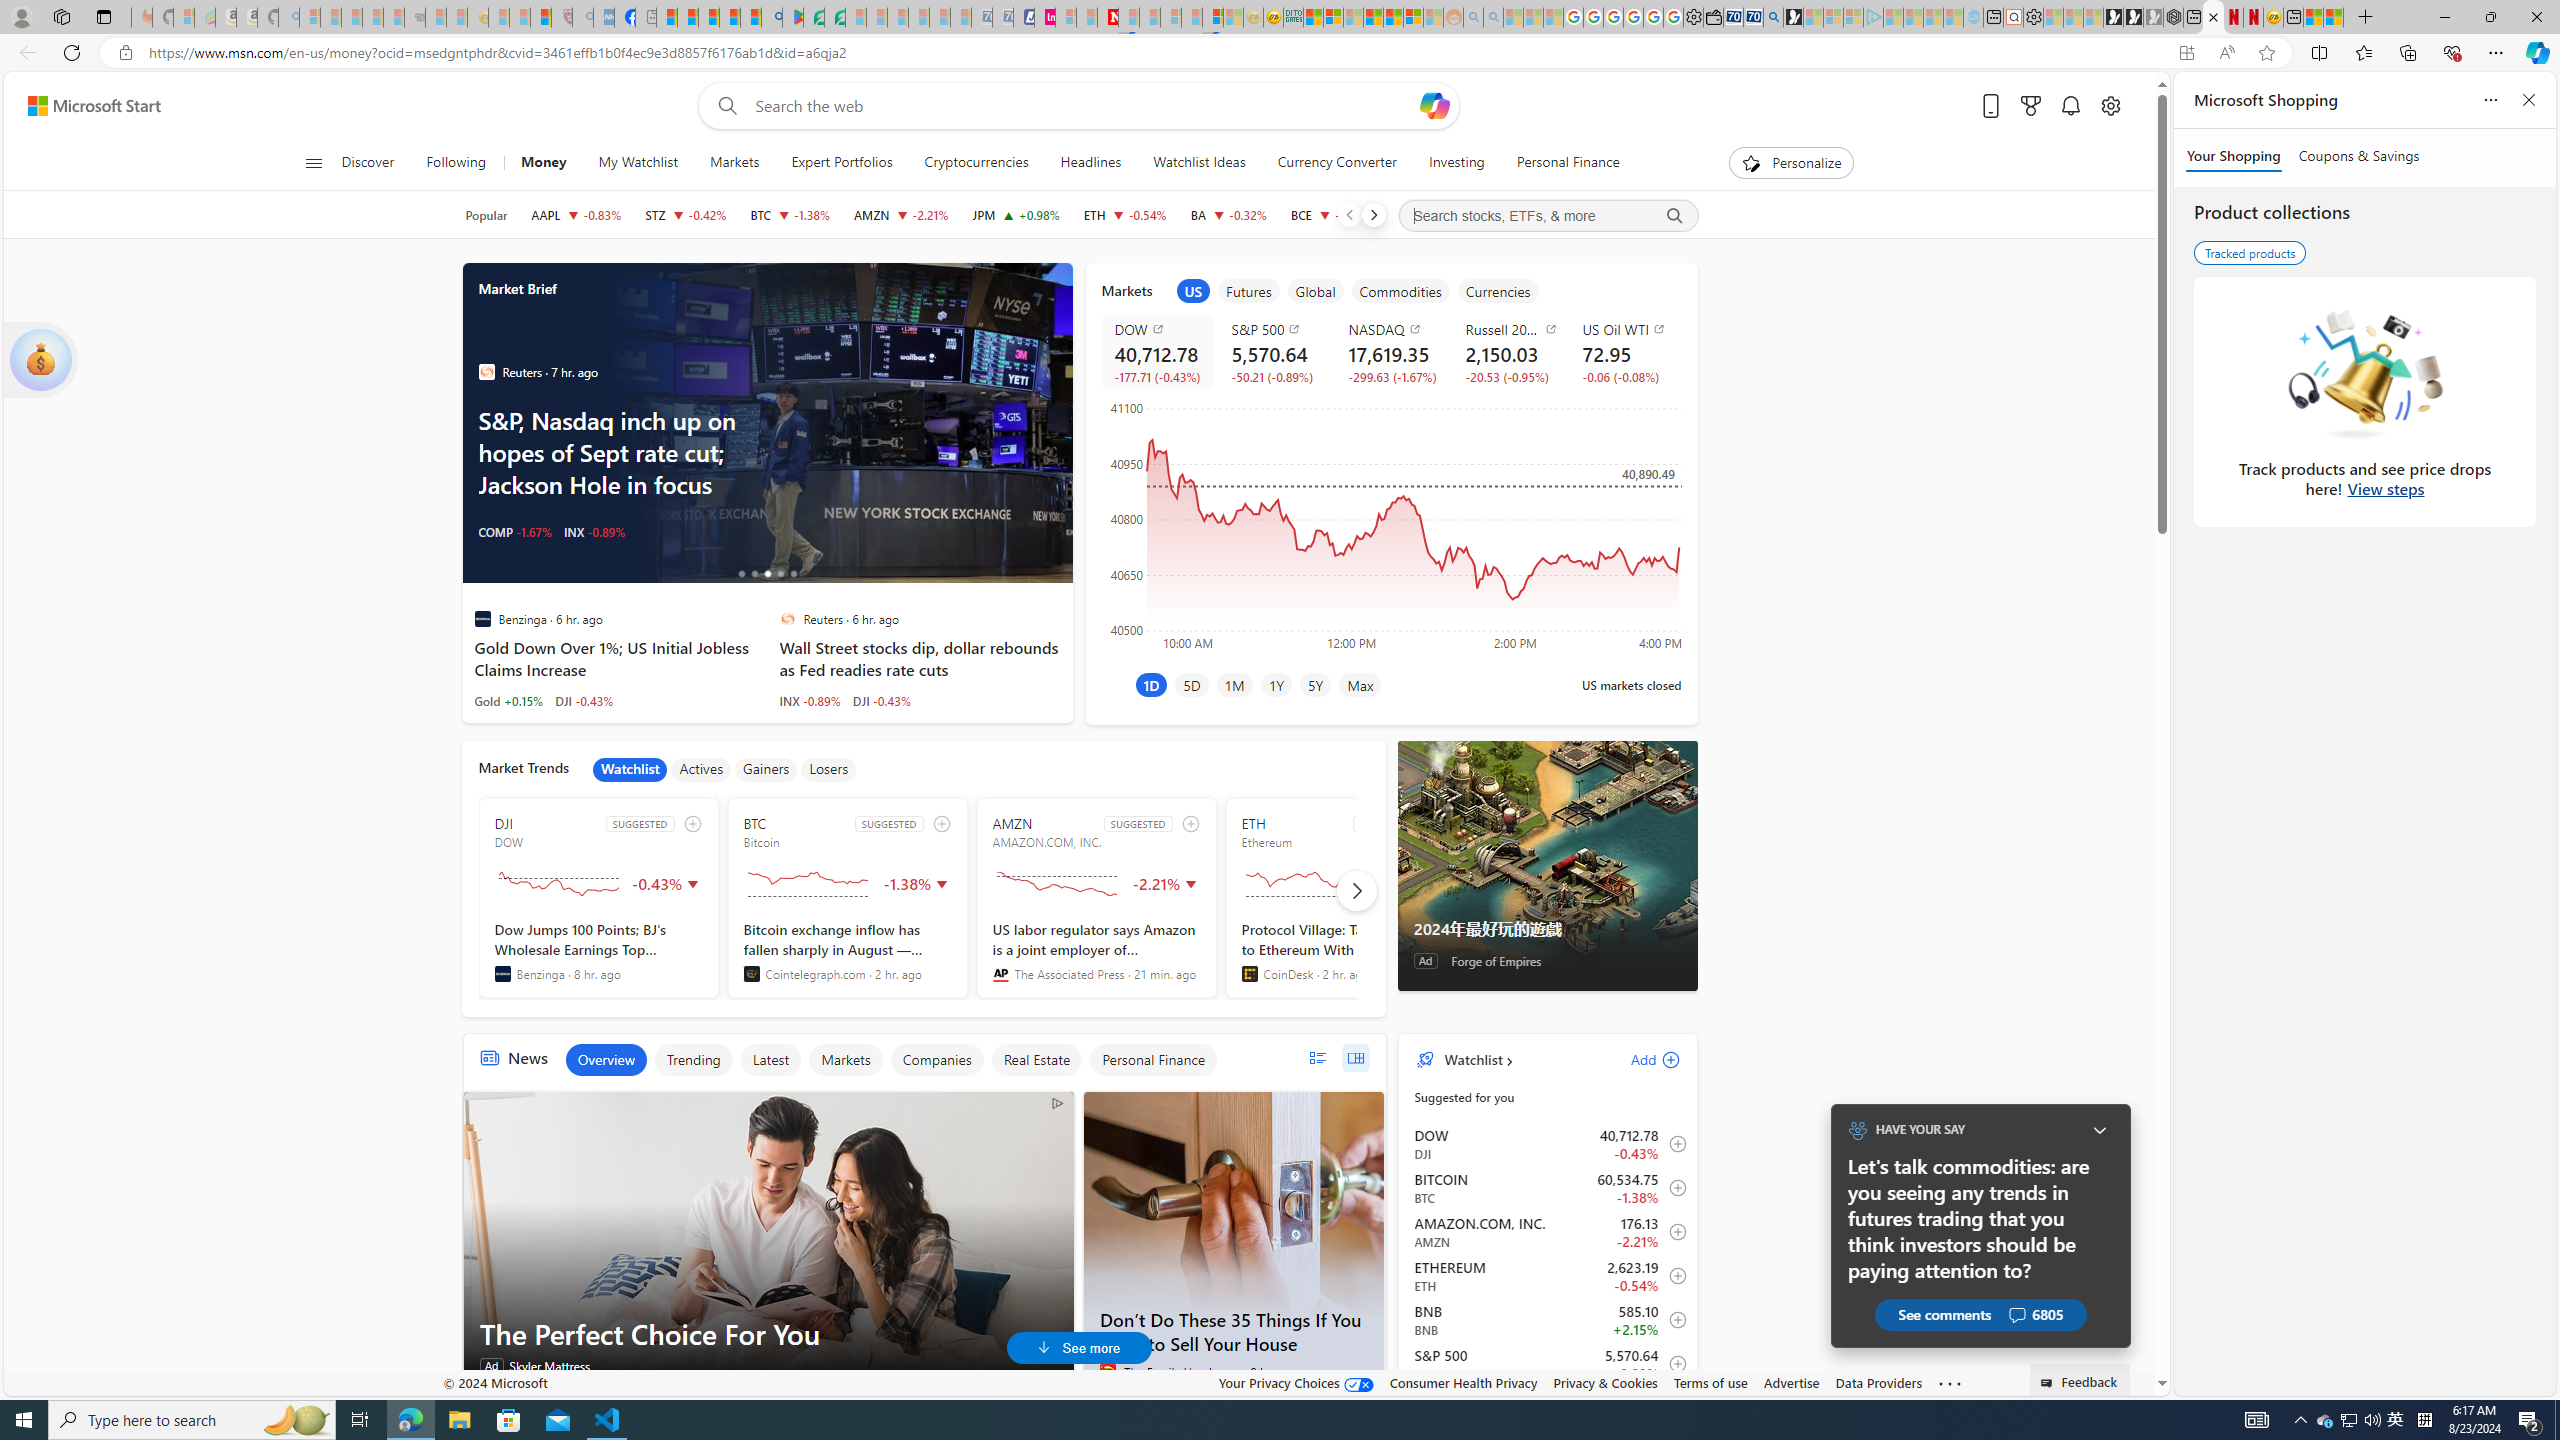 The image size is (2560, 1440). Describe the element at coordinates (769, 1241) in the screenshot. I see `'The Perfect Choice For You'` at that location.